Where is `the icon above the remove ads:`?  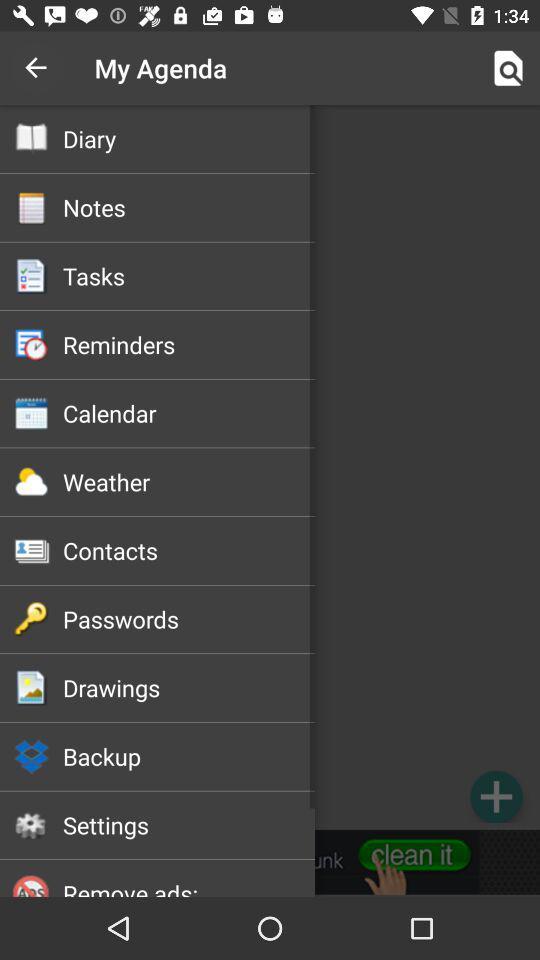
the icon above the remove ads: is located at coordinates (189, 825).